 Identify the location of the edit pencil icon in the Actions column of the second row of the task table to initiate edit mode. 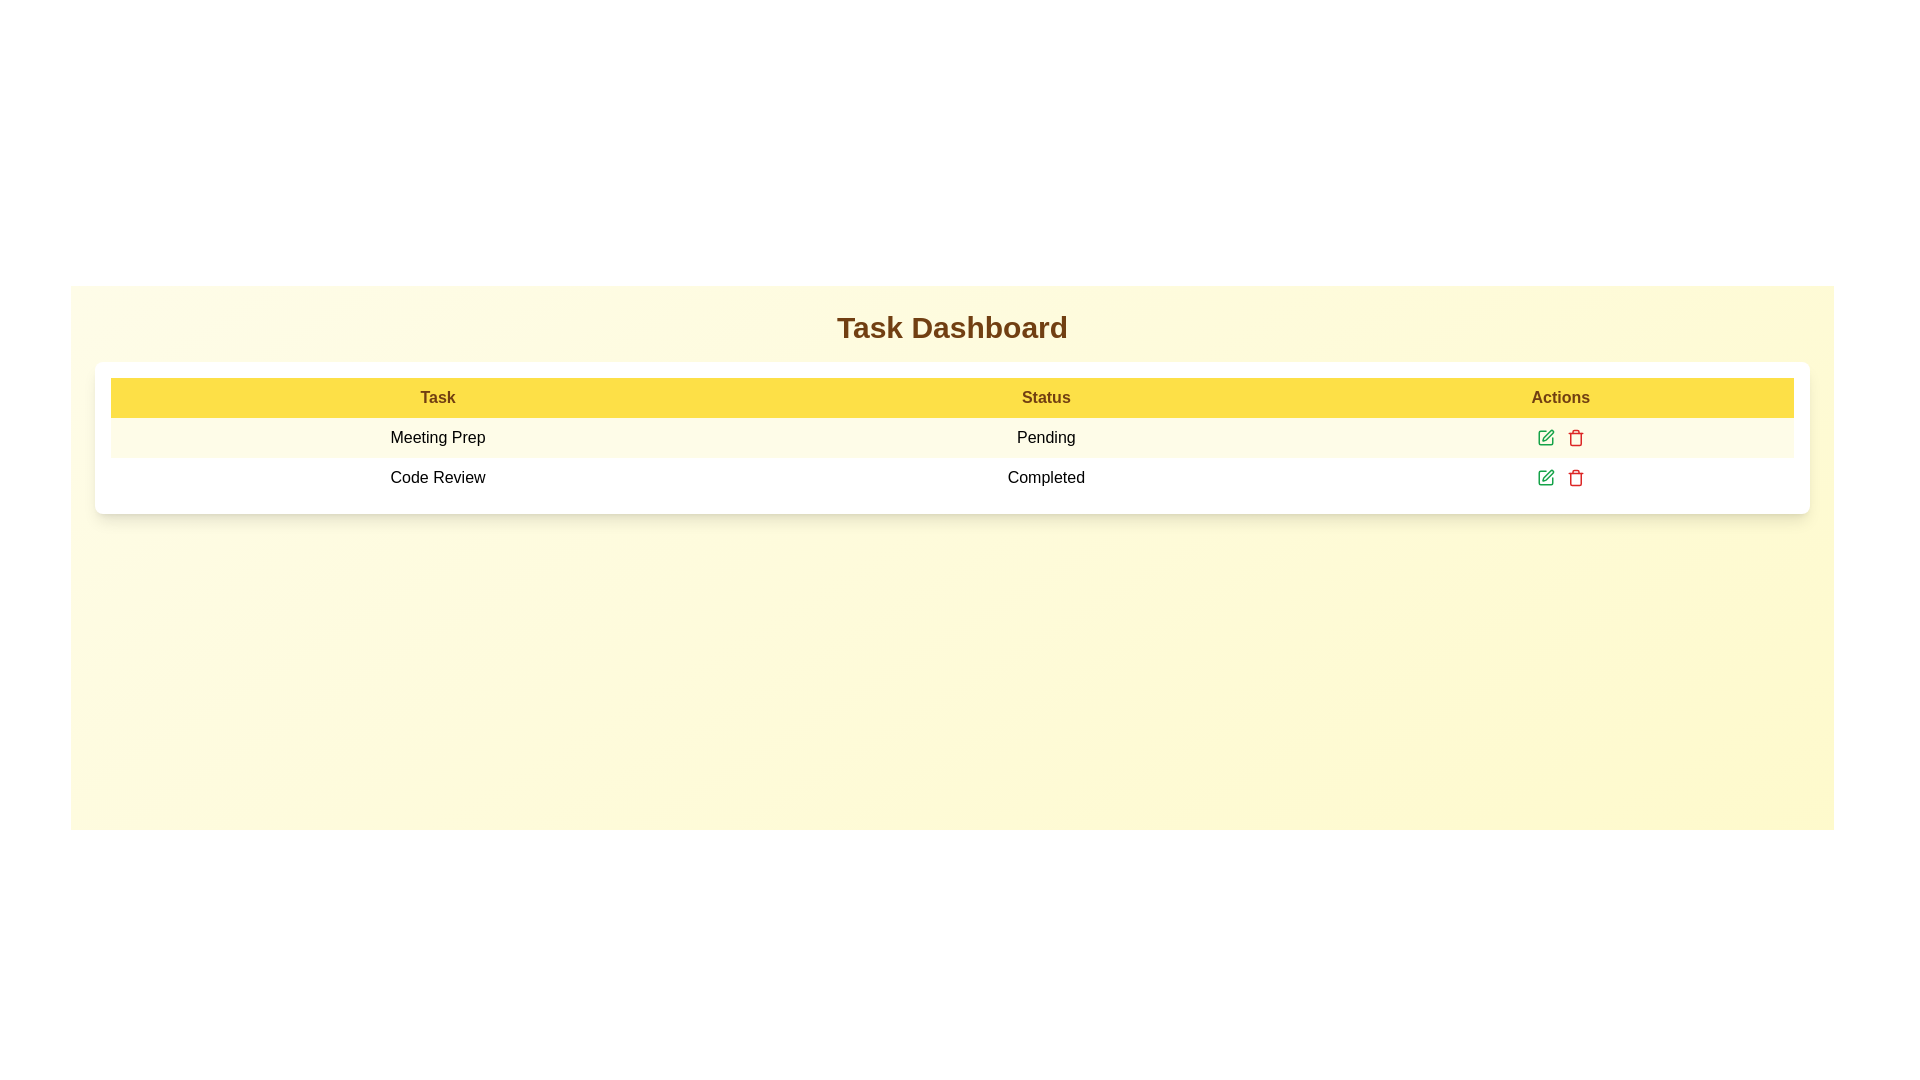
(1544, 478).